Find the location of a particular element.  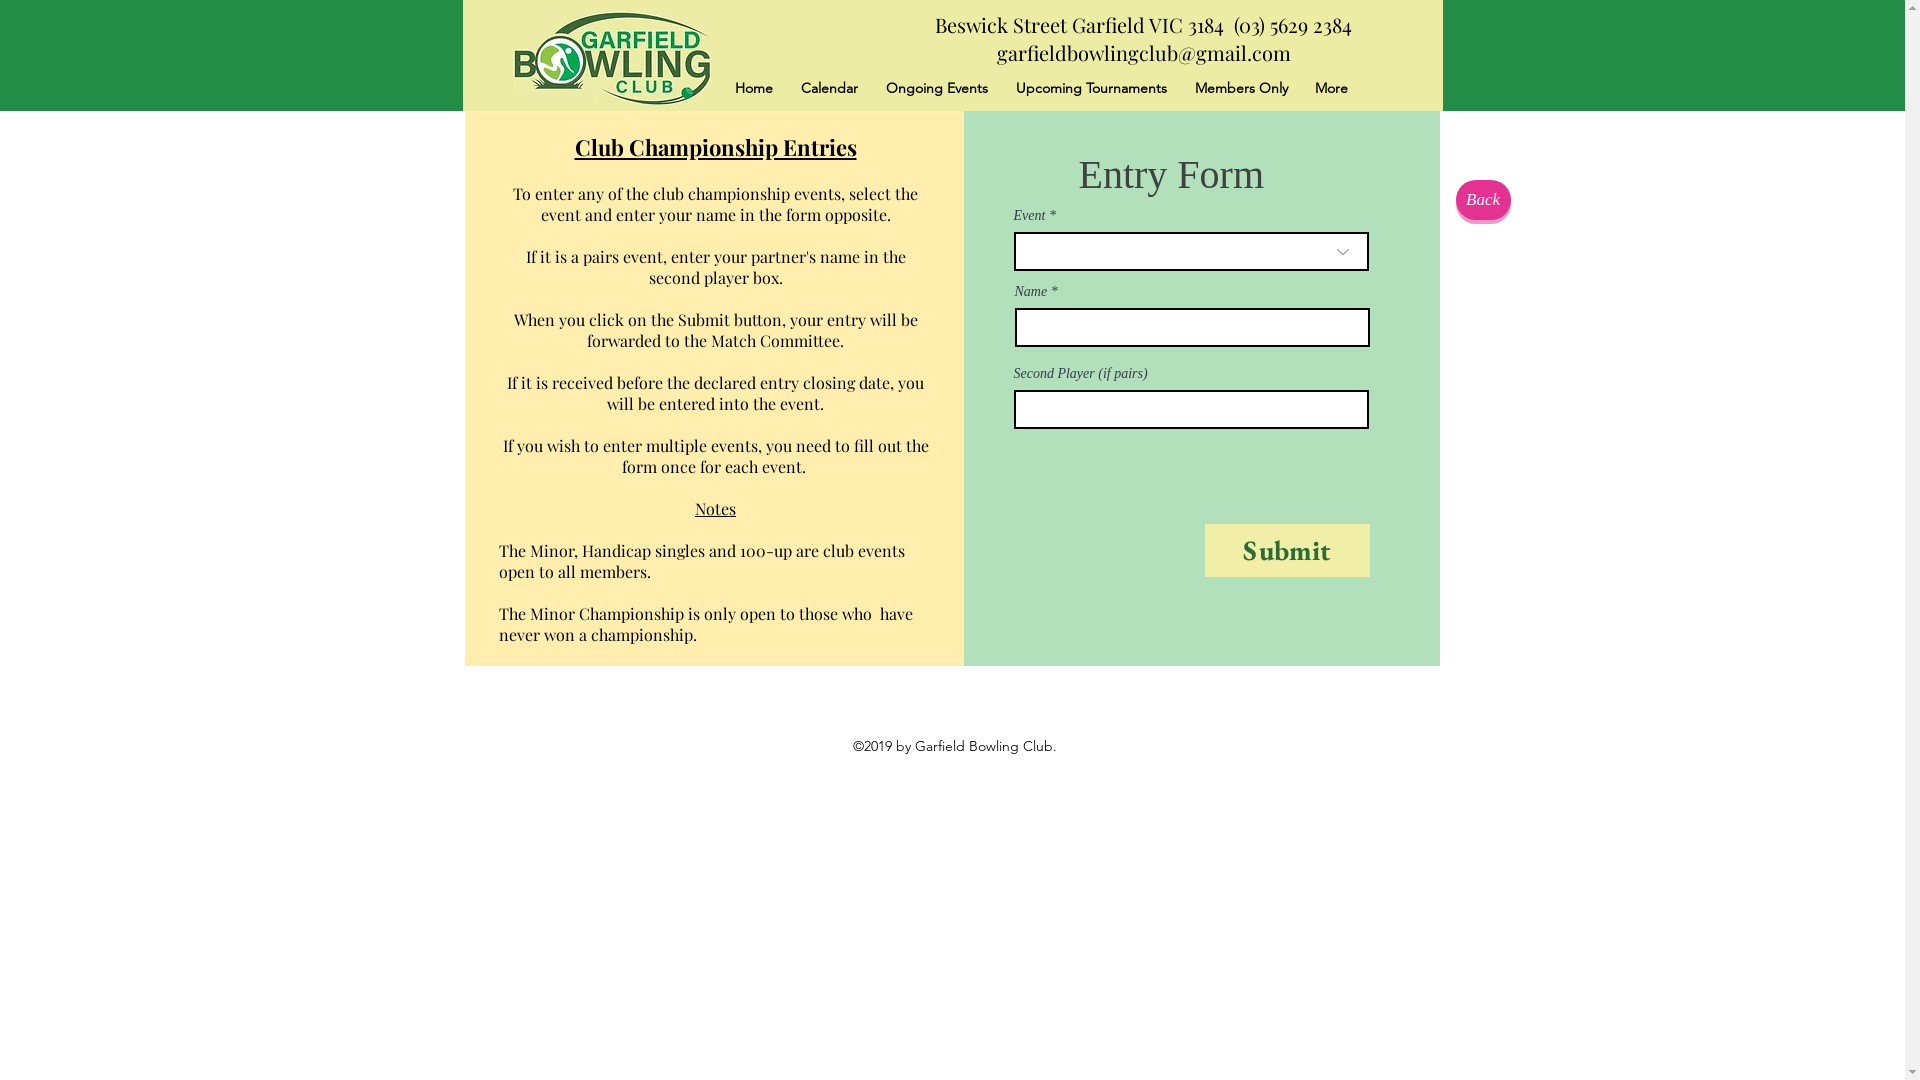

'Ongoing Events' is located at coordinates (872, 87).